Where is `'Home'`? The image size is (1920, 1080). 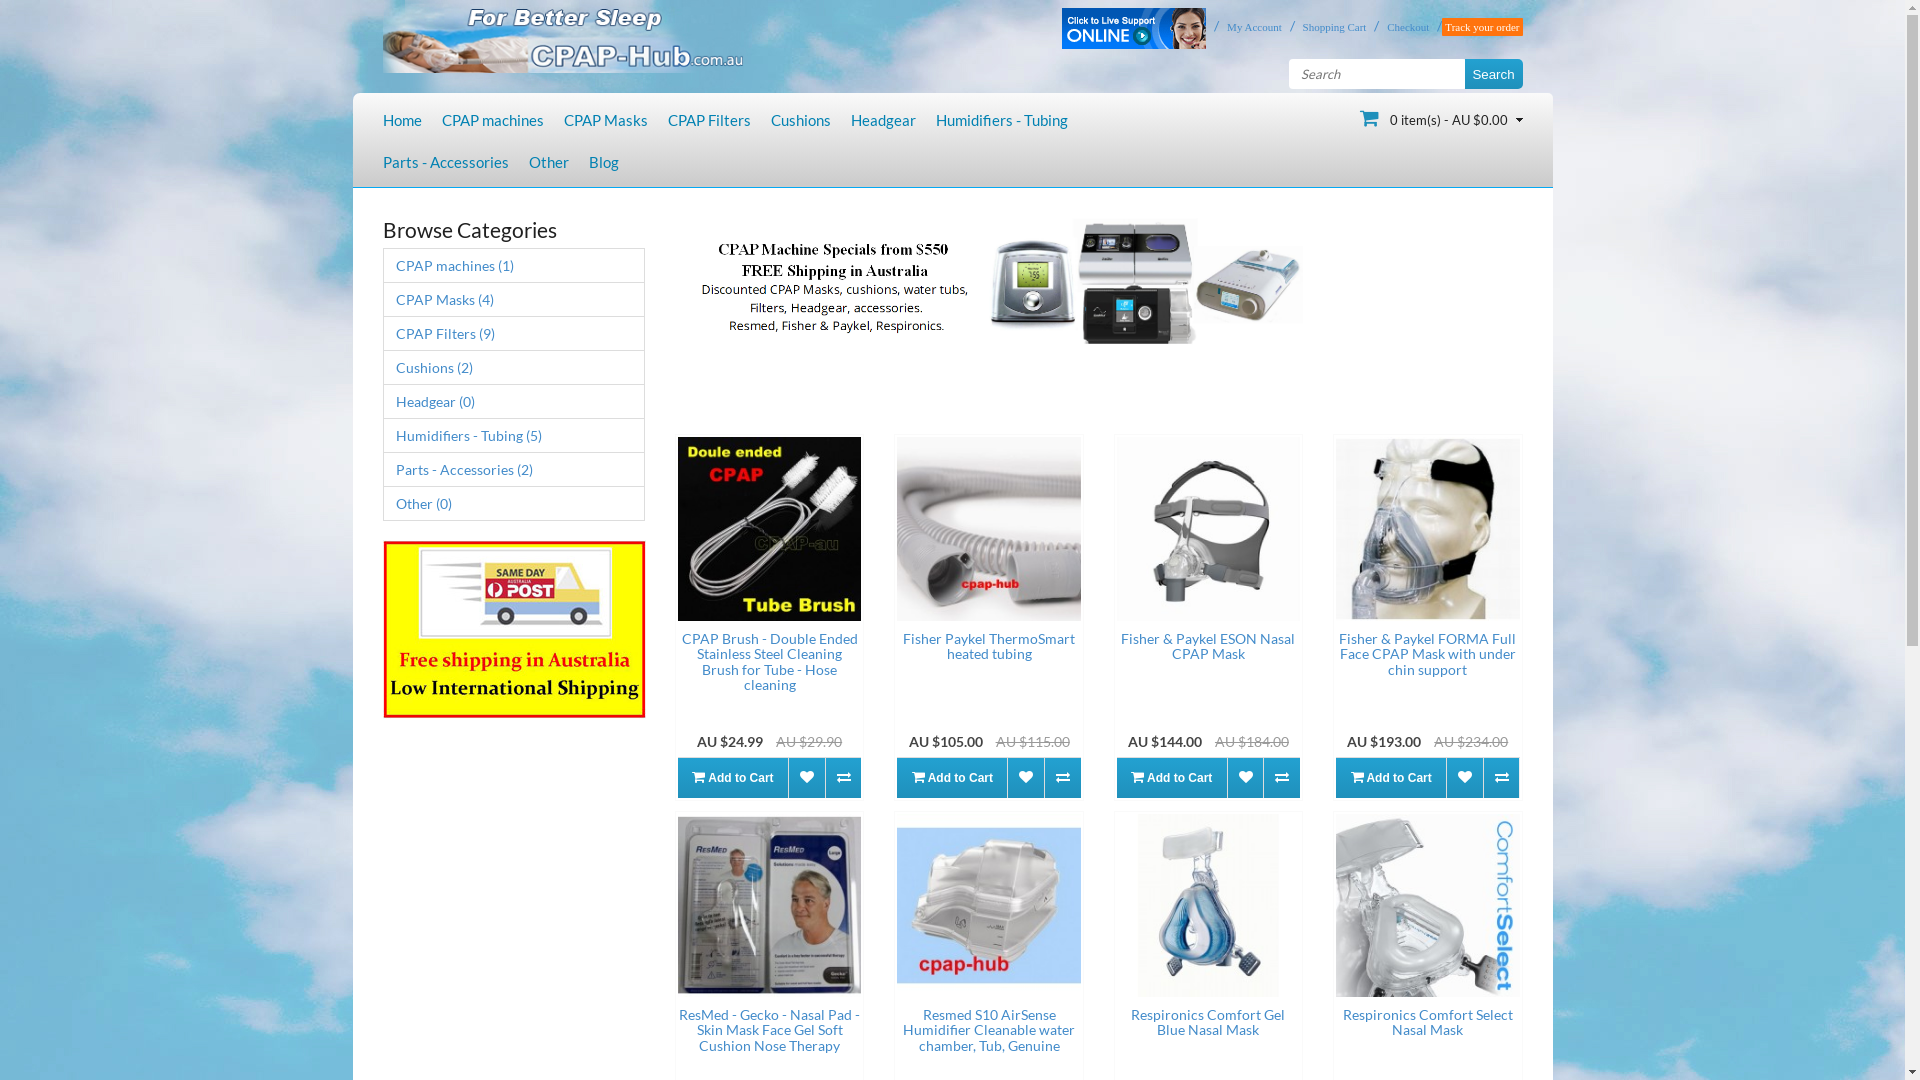
'Home' is located at coordinates (400, 119).